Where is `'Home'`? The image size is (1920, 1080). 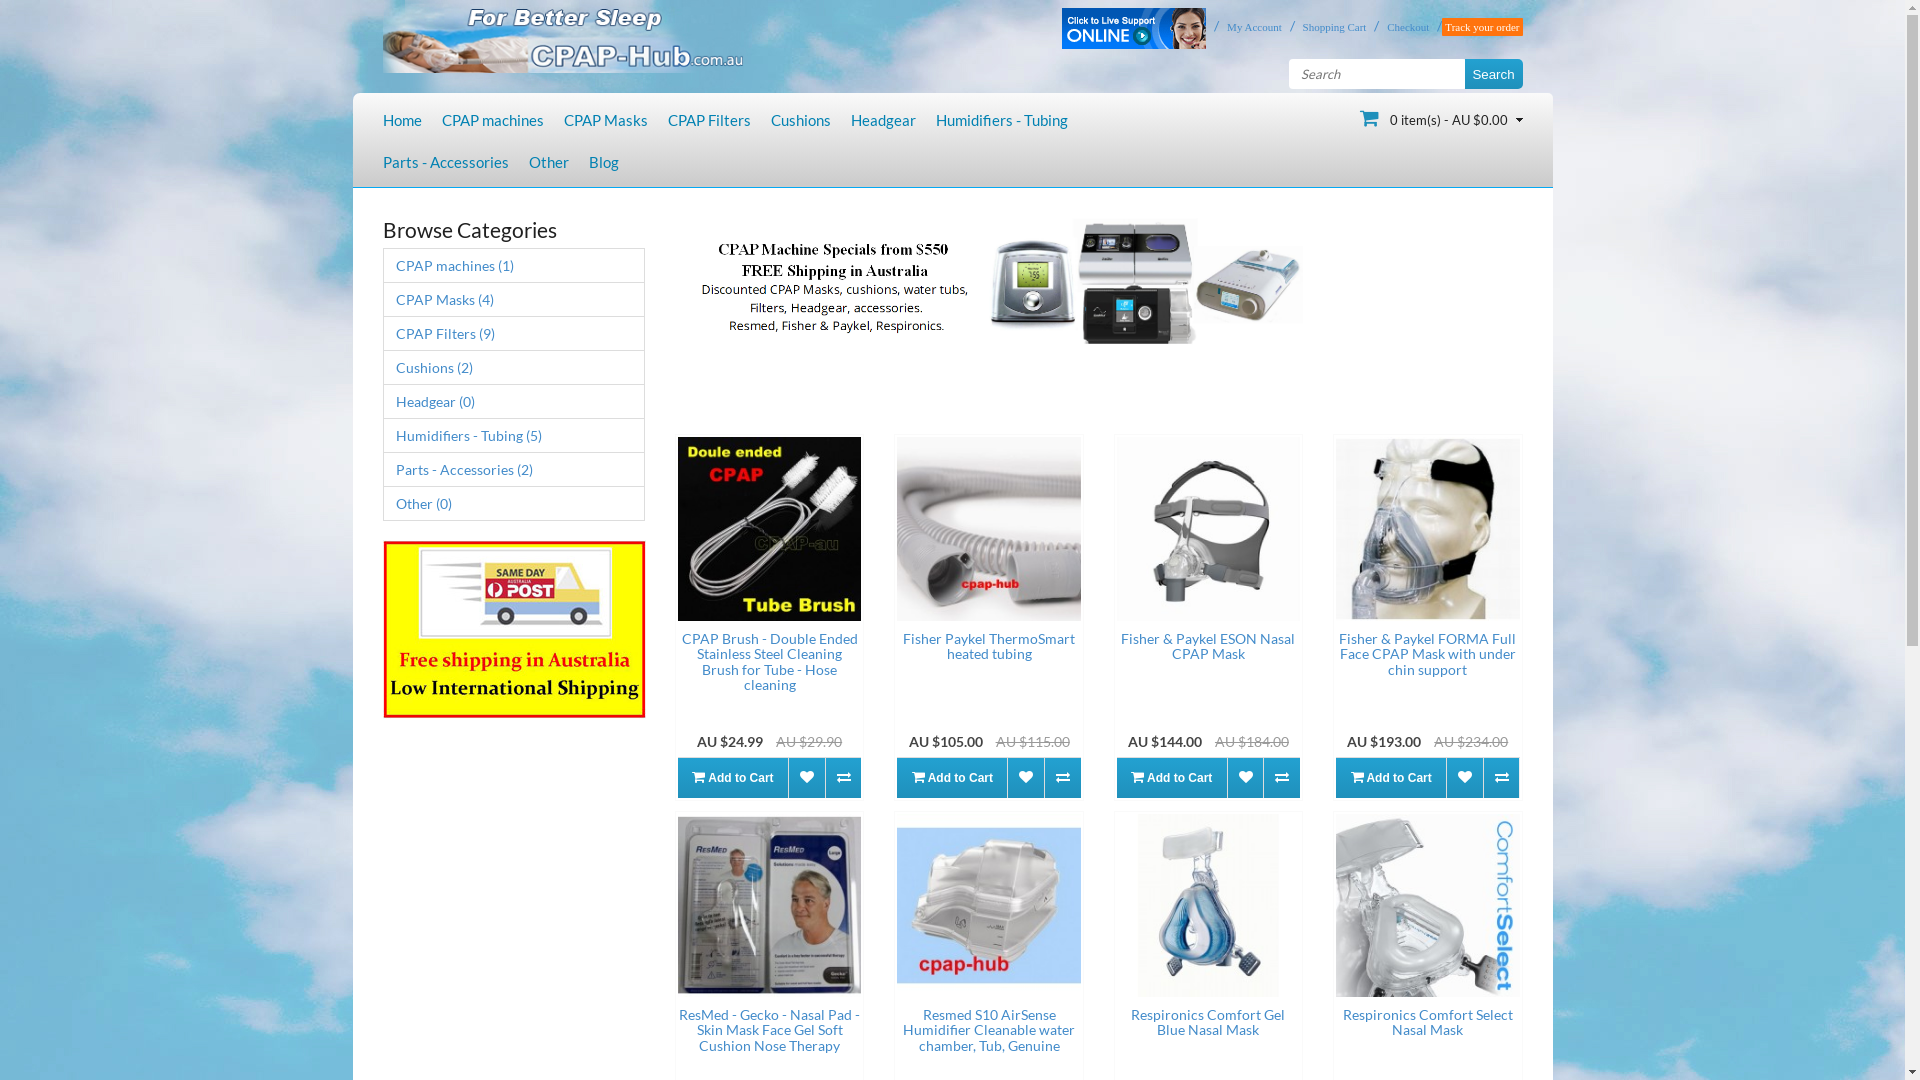
'Home' is located at coordinates (400, 119).